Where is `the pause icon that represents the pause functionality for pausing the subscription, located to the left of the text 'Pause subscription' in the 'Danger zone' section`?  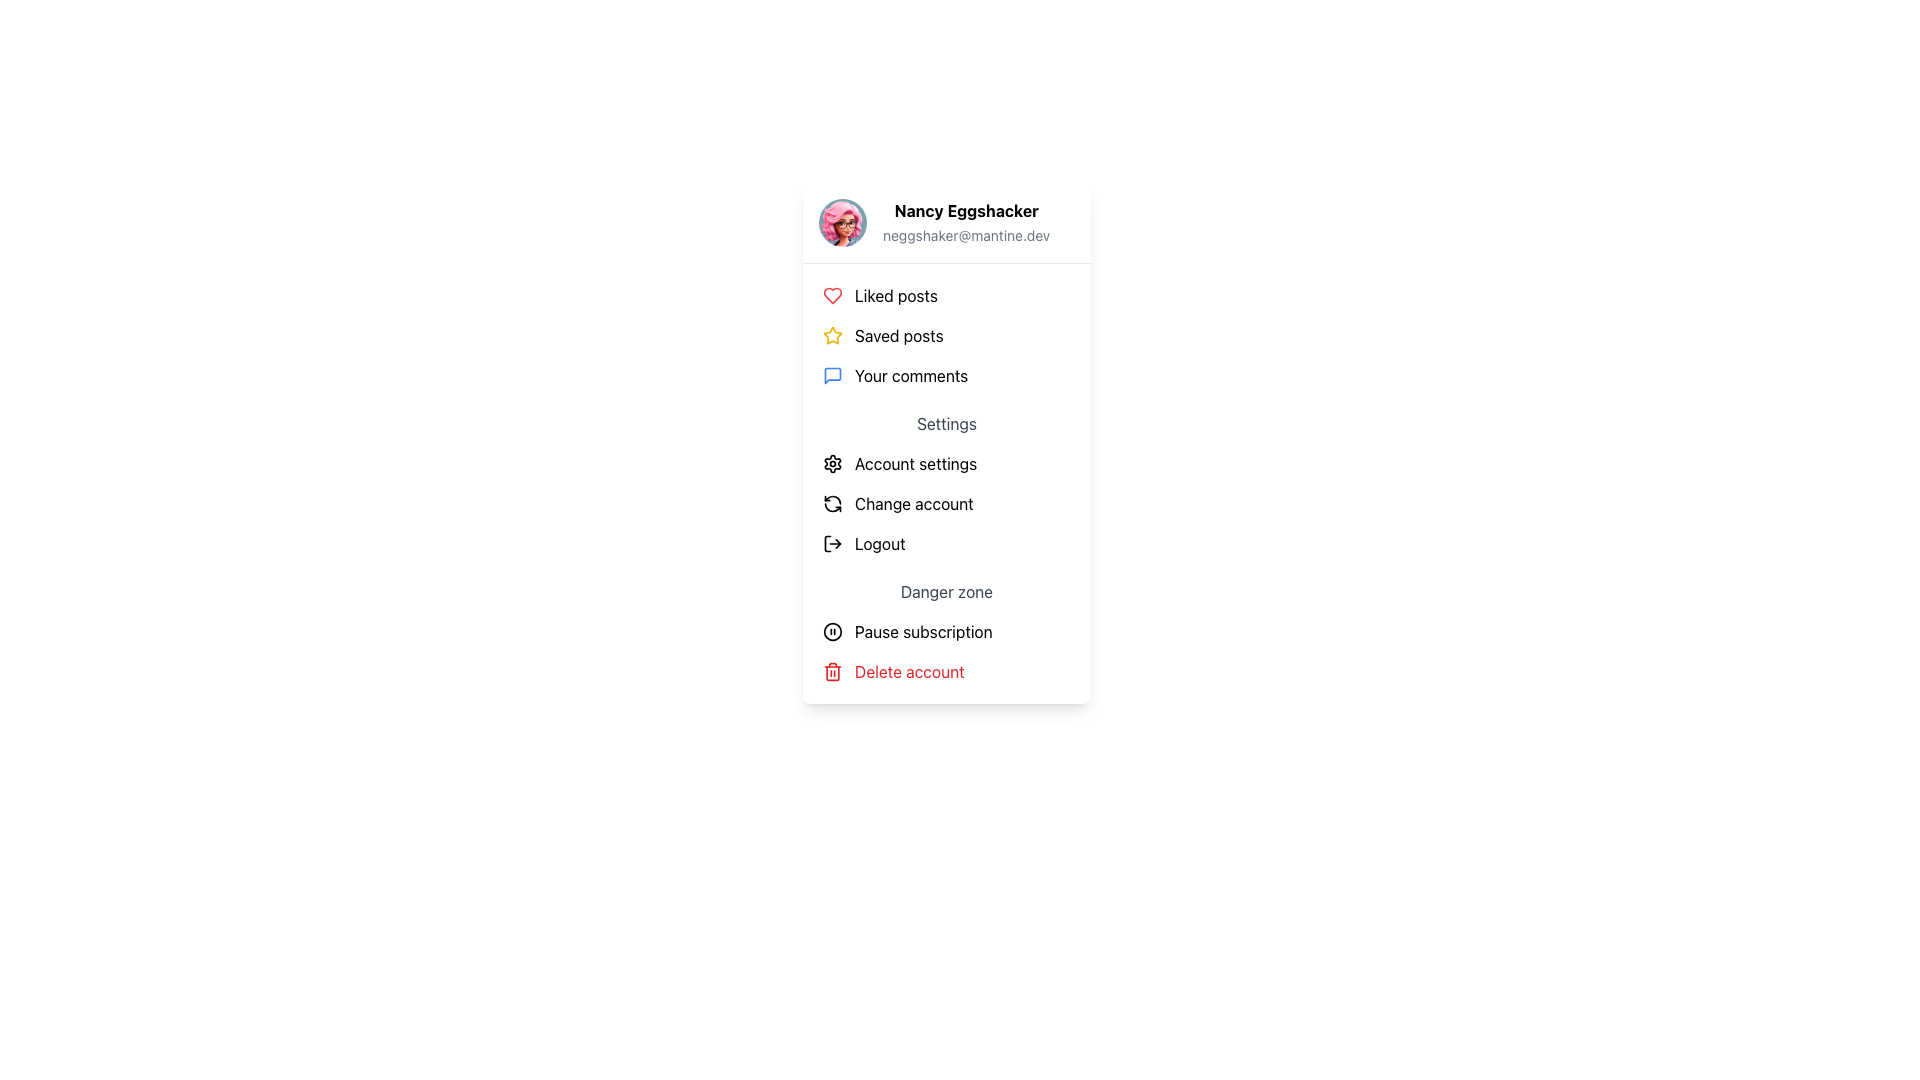
the pause icon that represents the pause functionality for pausing the subscription, located to the left of the text 'Pause subscription' in the 'Danger zone' section is located at coordinates (833, 632).